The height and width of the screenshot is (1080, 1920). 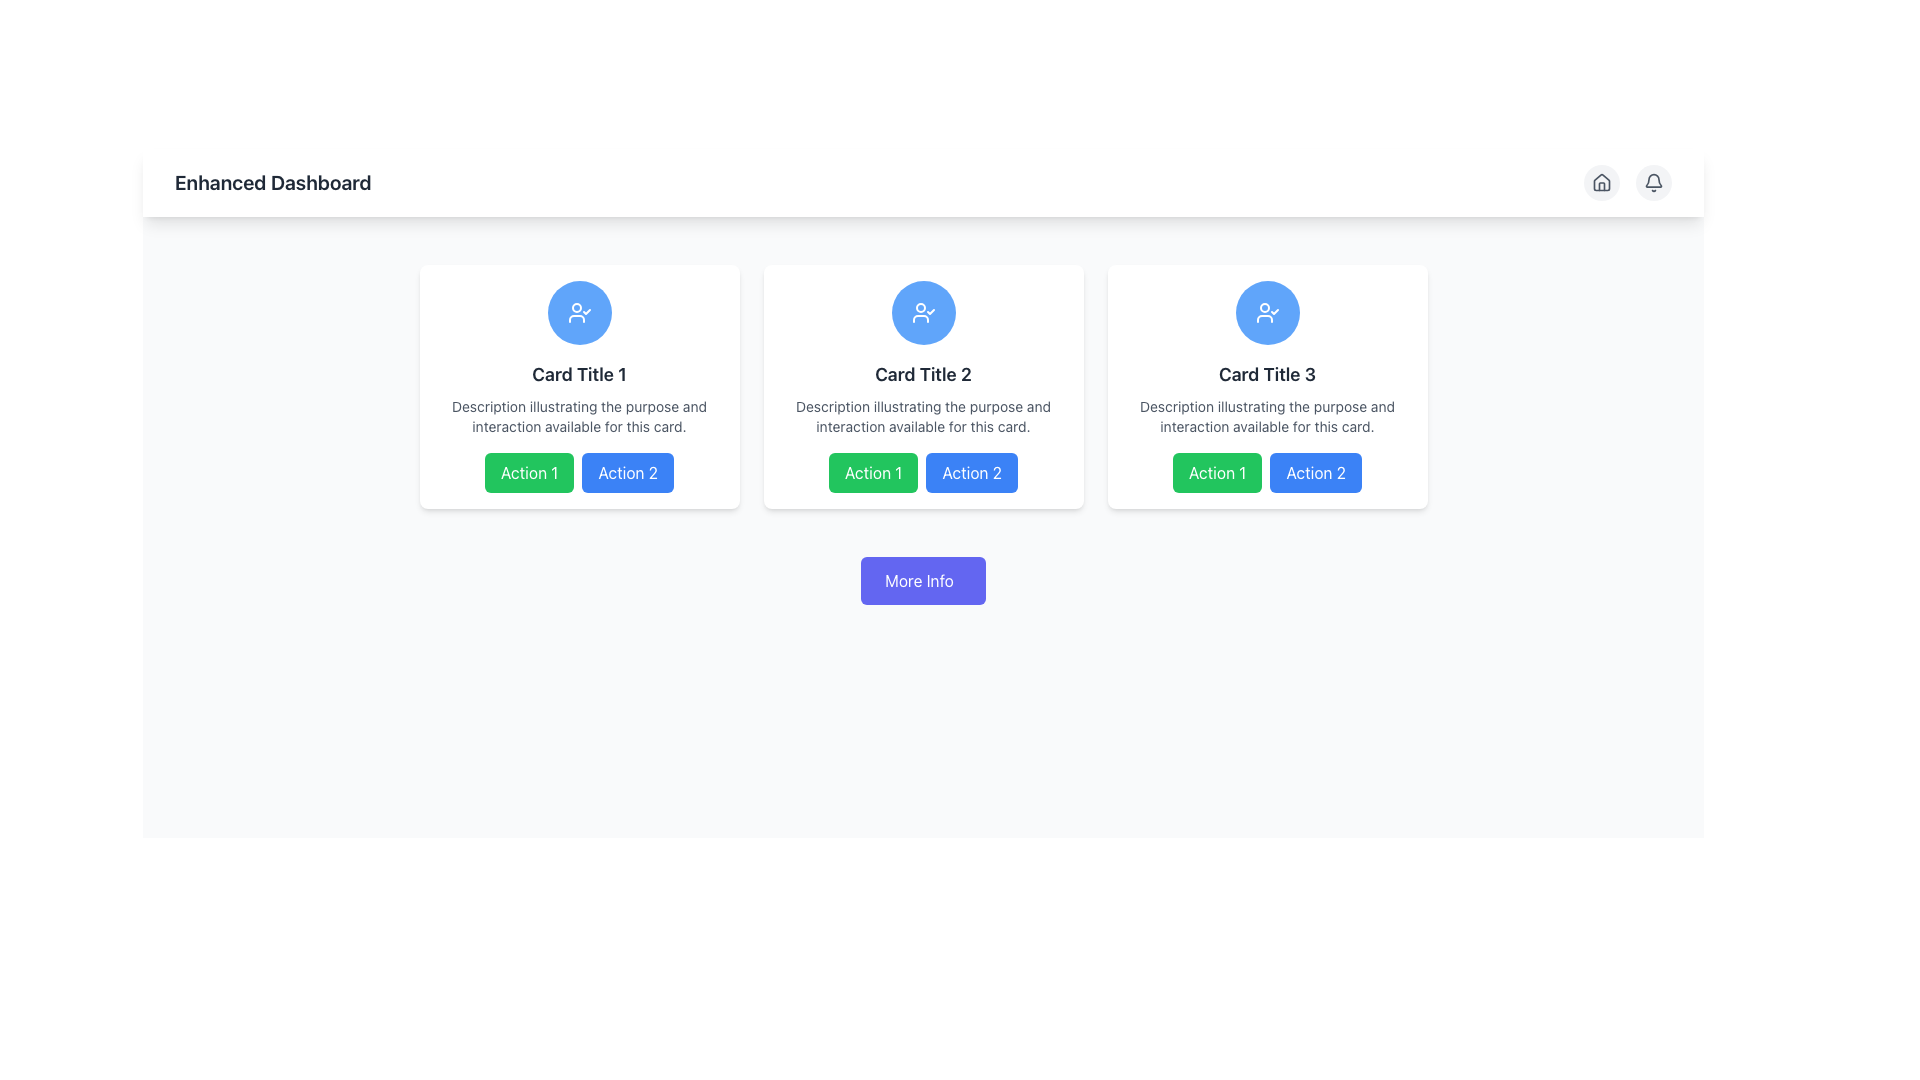 I want to click on the SVG graphic of a user icon with a checkmark, which is located in the rightmost card titled 'Card Title 3', so click(x=922, y=312).